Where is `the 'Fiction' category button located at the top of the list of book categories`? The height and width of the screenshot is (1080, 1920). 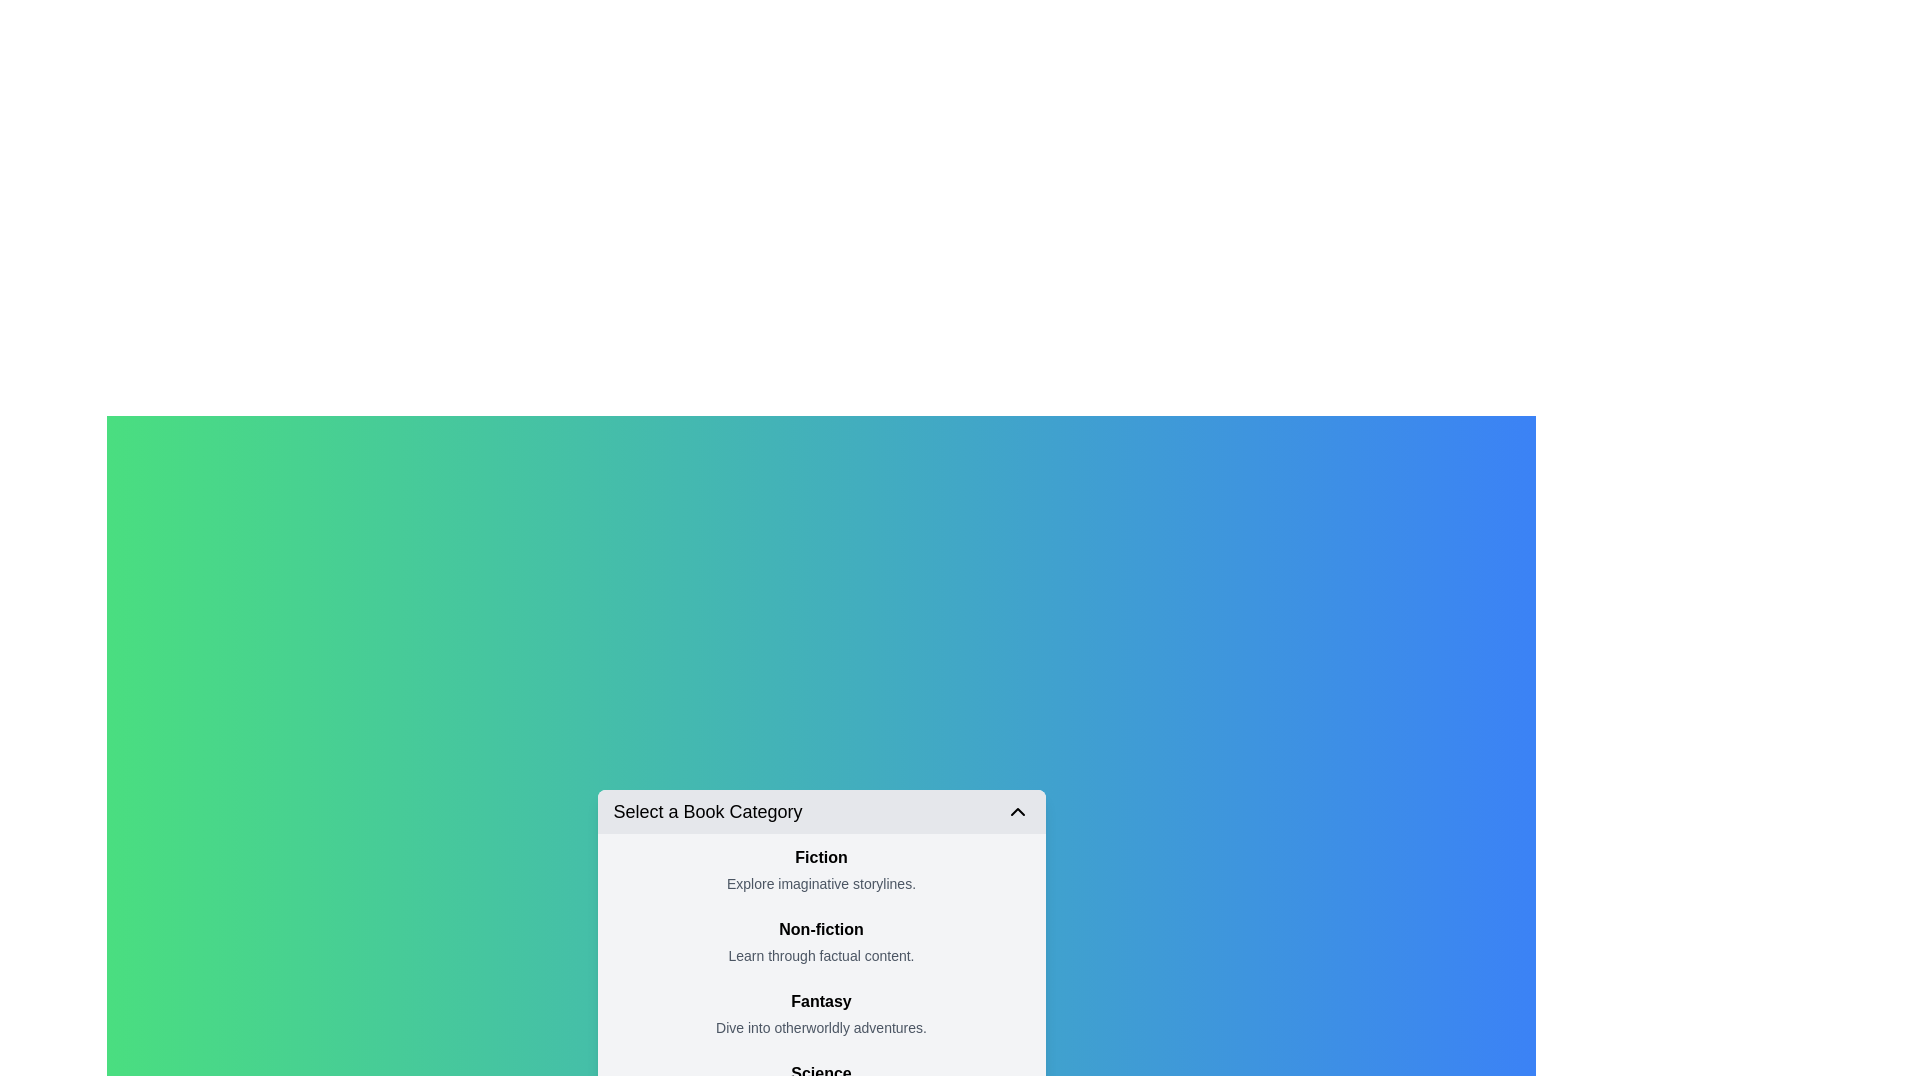 the 'Fiction' category button located at the top of the list of book categories is located at coordinates (821, 869).